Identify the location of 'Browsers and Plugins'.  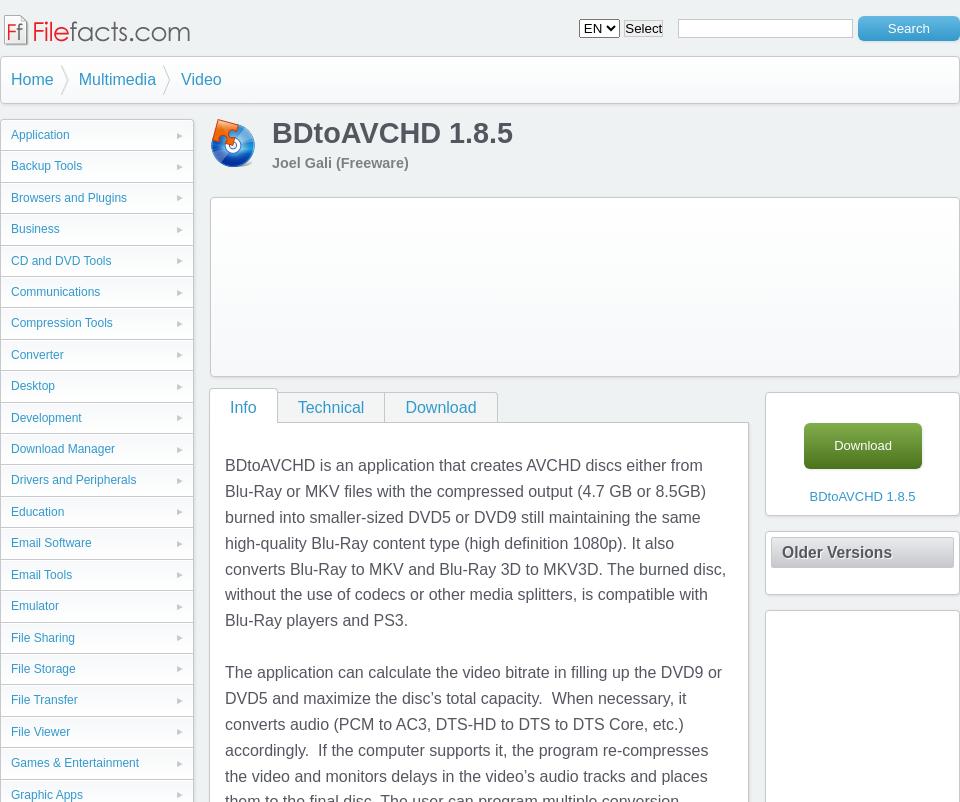
(69, 196).